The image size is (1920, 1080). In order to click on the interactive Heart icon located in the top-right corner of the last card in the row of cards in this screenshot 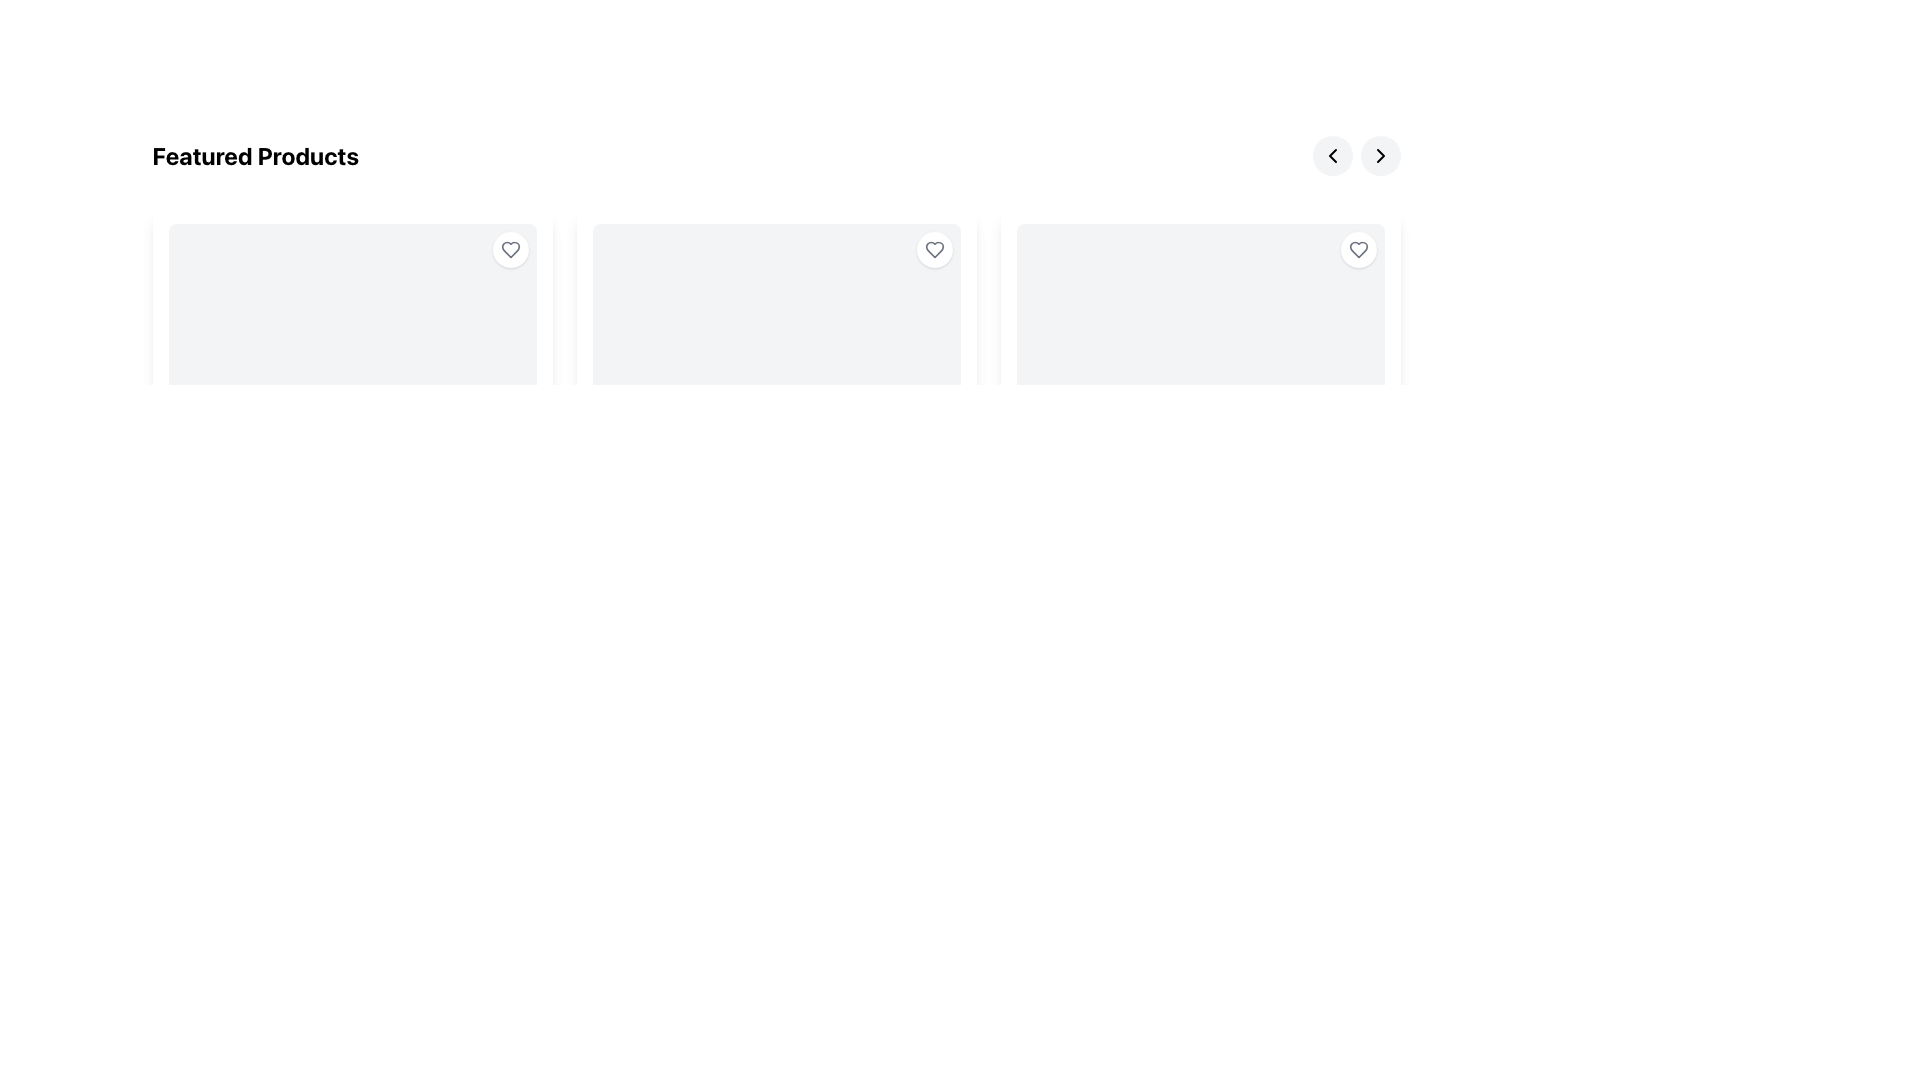, I will do `click(1358, 249)`.